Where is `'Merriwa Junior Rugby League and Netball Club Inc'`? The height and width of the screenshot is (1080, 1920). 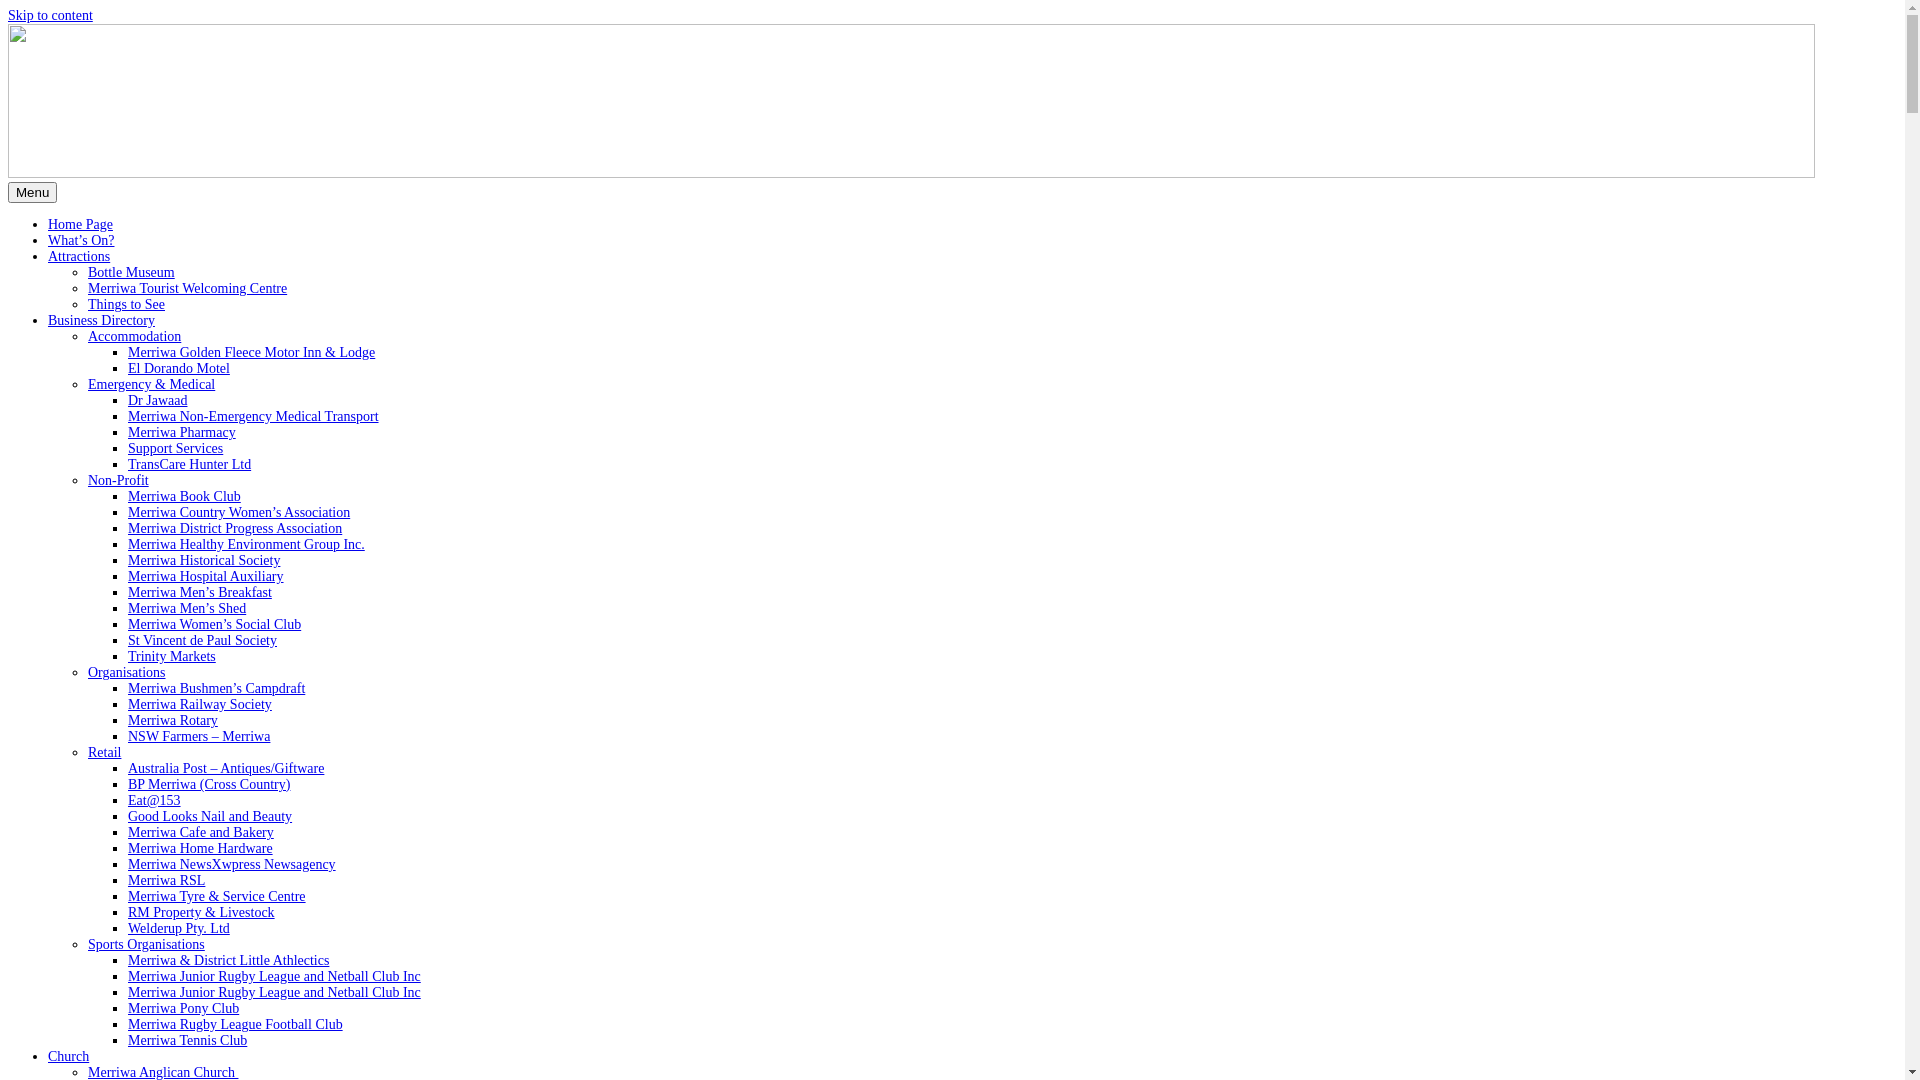
'Merriwa Junior Rugby League and Netball Club Inc' is located at coordinates (273, 975).